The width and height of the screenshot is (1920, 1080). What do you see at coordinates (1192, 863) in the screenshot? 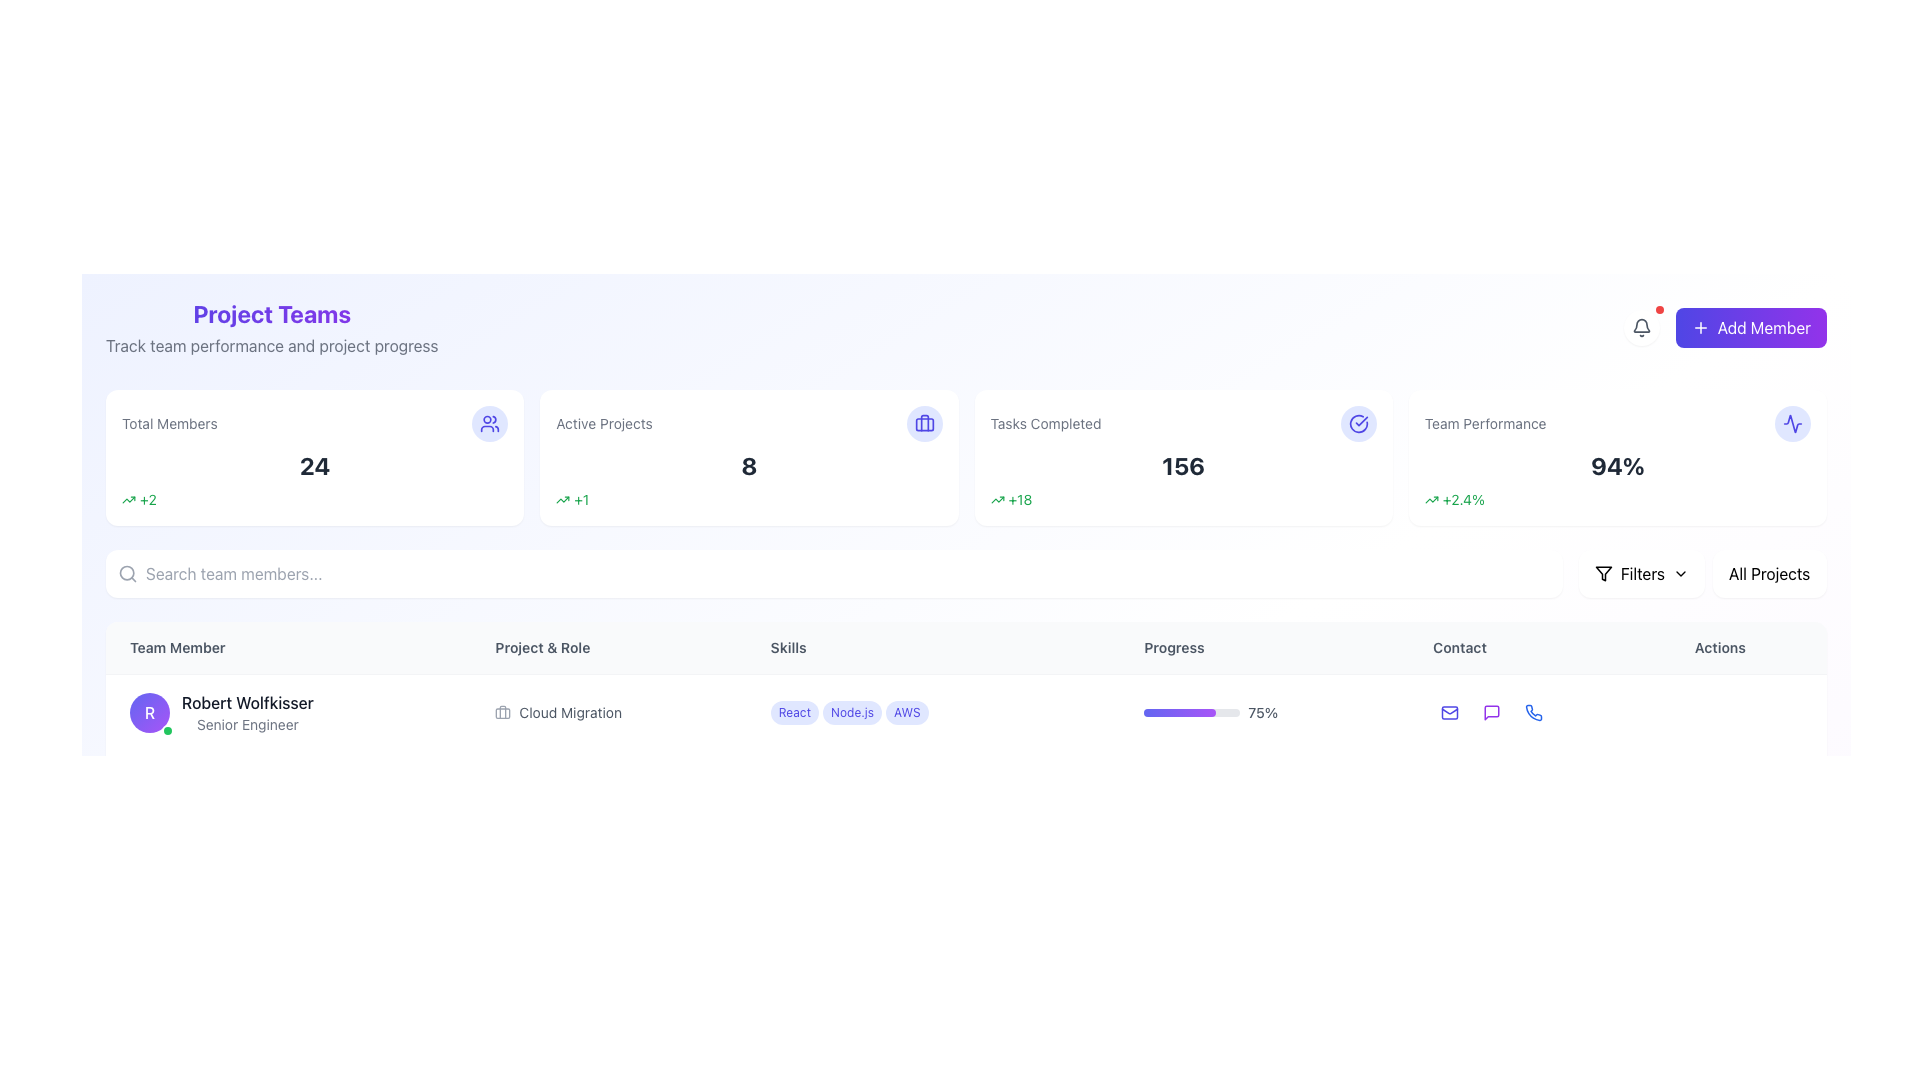
I see `the Progress Bar located under the 'Progress' column for the team member 'Robert Wolfkisser', which visually represents a percentage value of progress` at bounding box center [1192, 863].